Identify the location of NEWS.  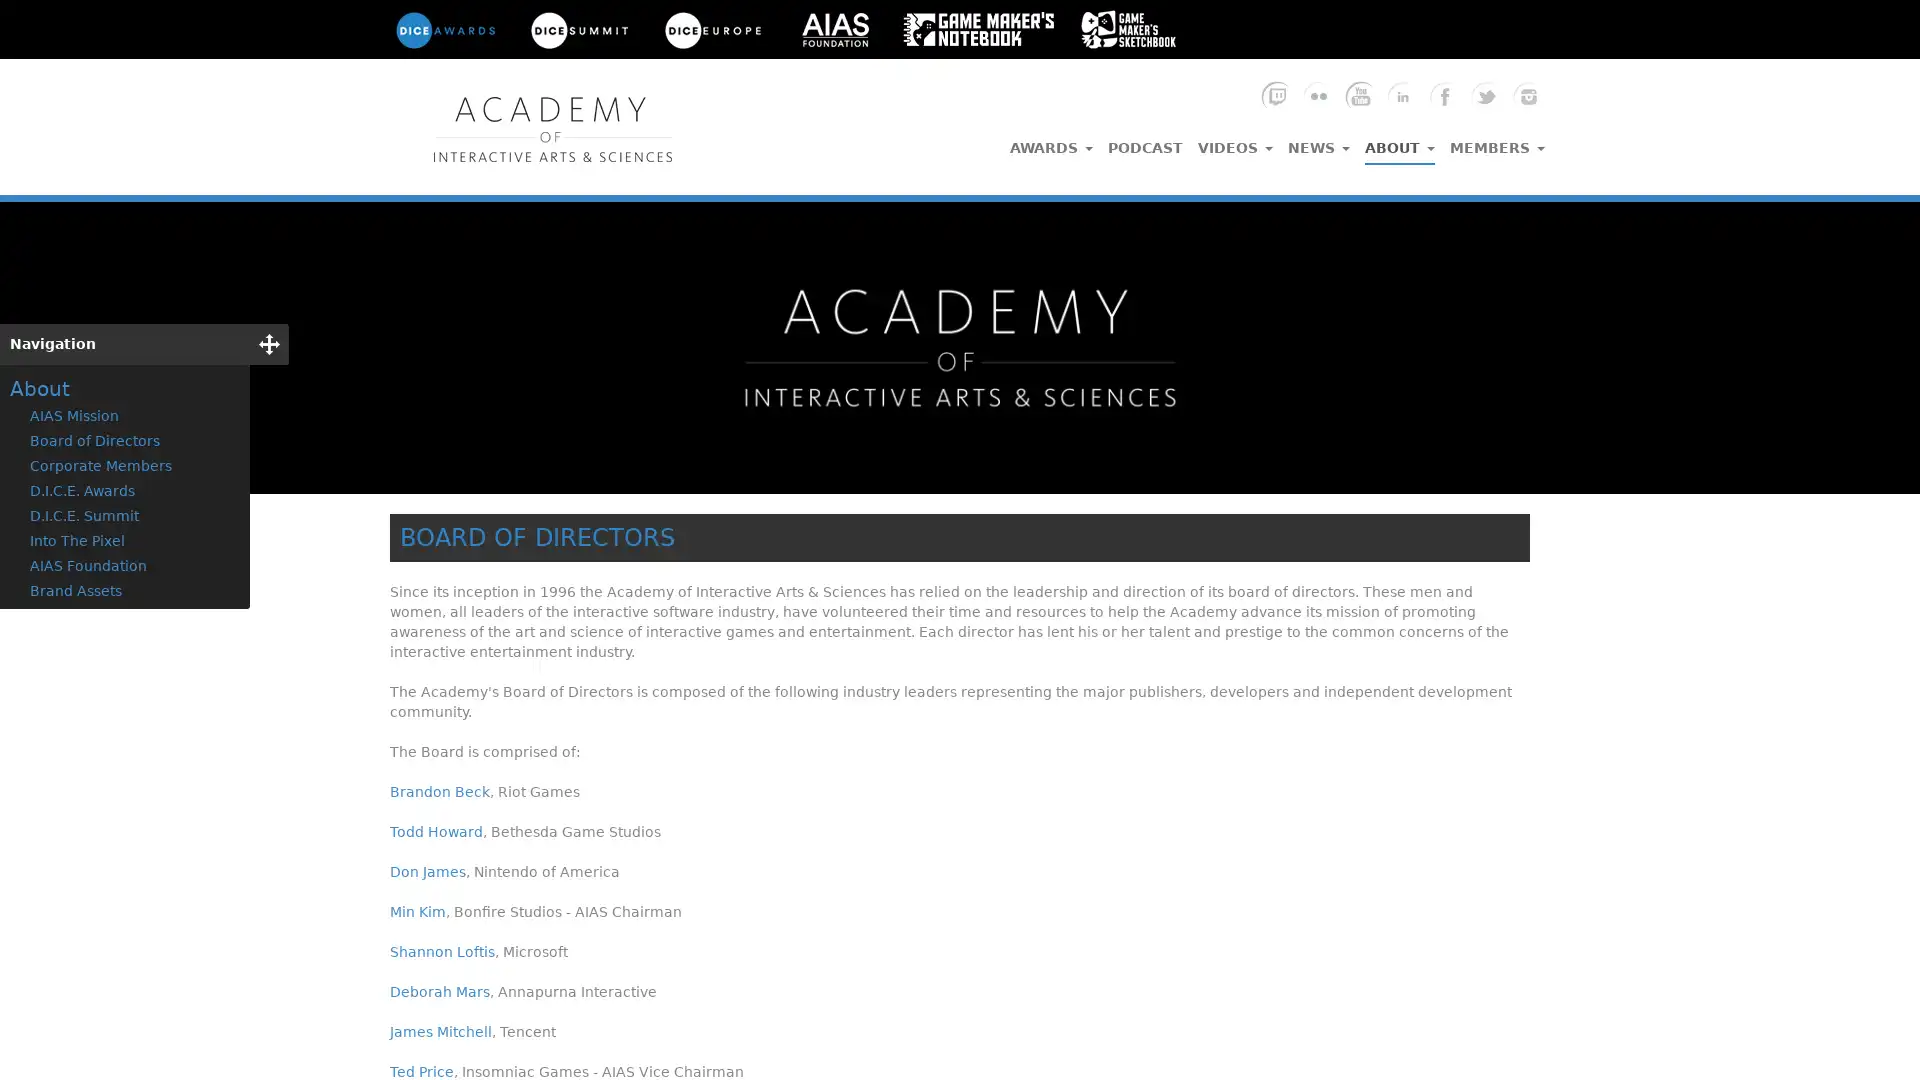
(1319, 141).